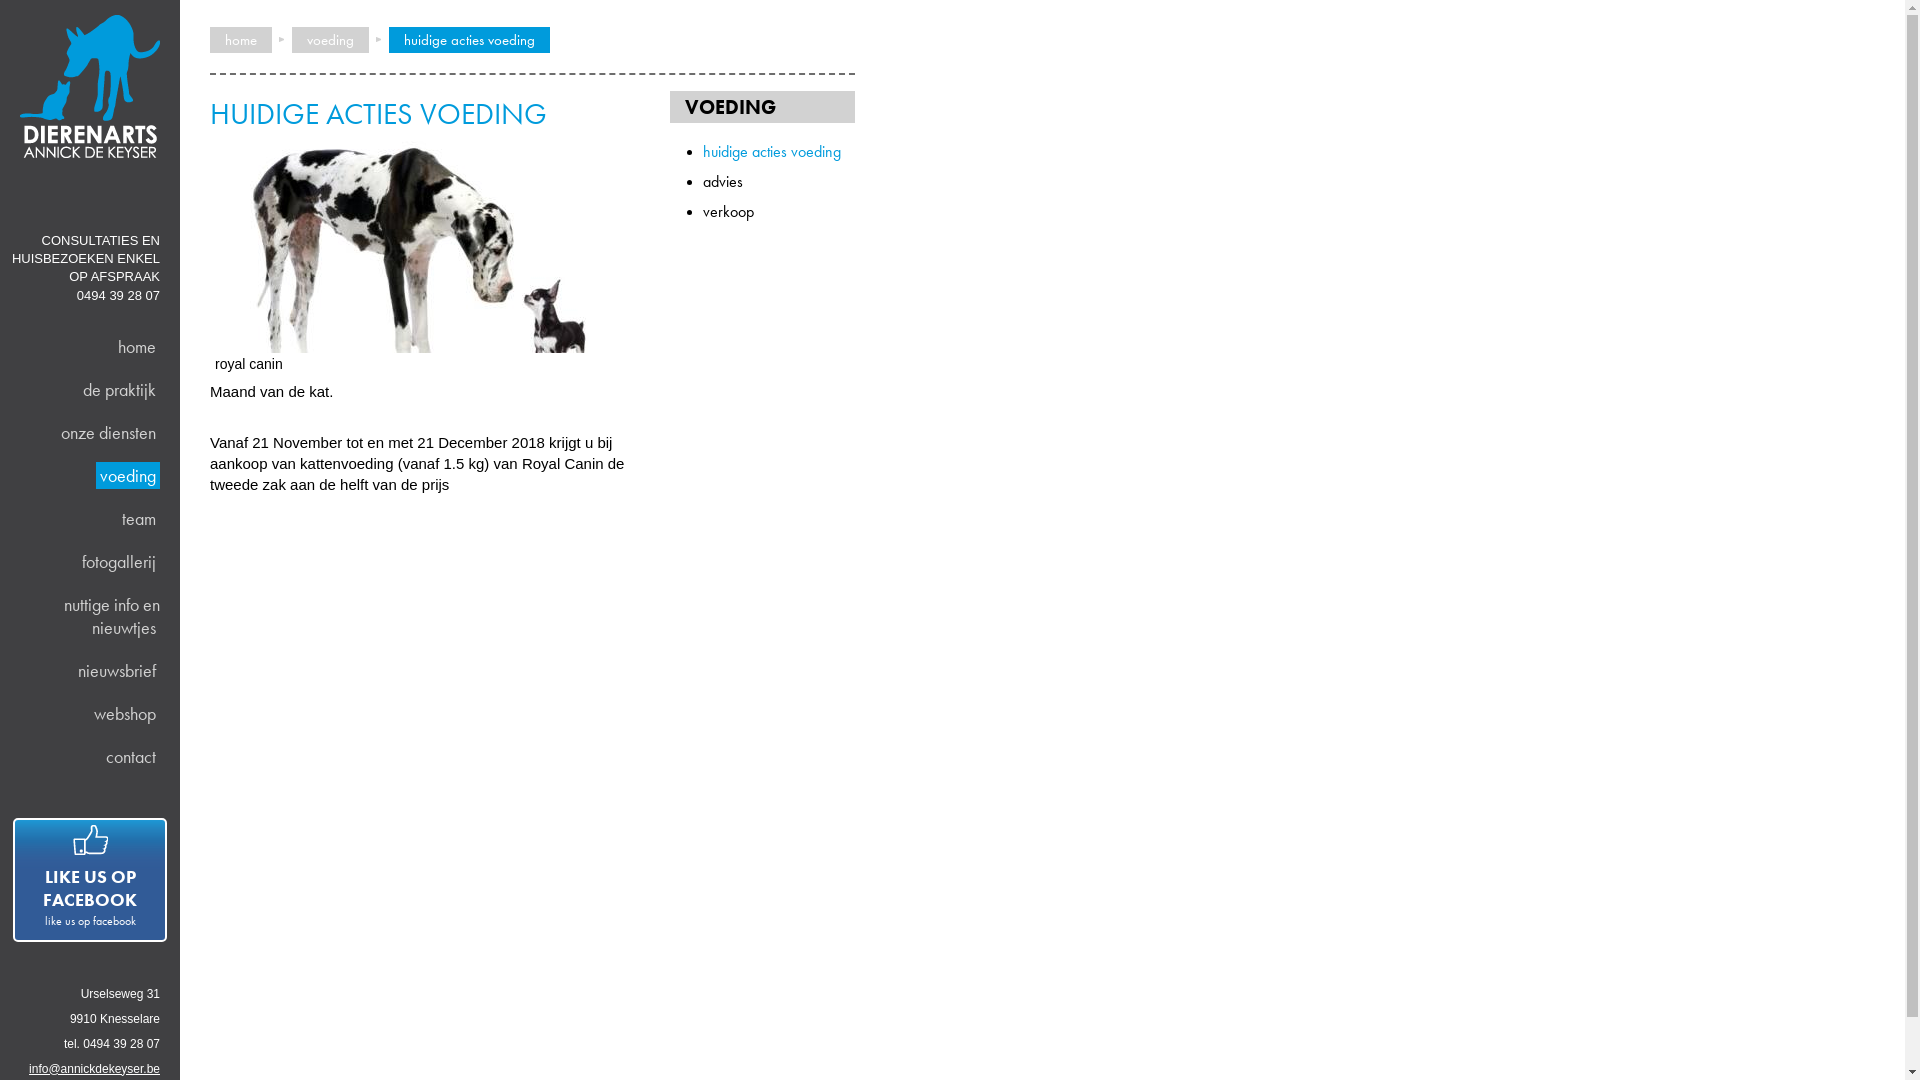 Image resolution: width=1920 pixels, height=1080 pixels. Describe the element at coordinates (89, 878) in the screenshot. I see `'LIKE US OP FACEBOOK` at that location.